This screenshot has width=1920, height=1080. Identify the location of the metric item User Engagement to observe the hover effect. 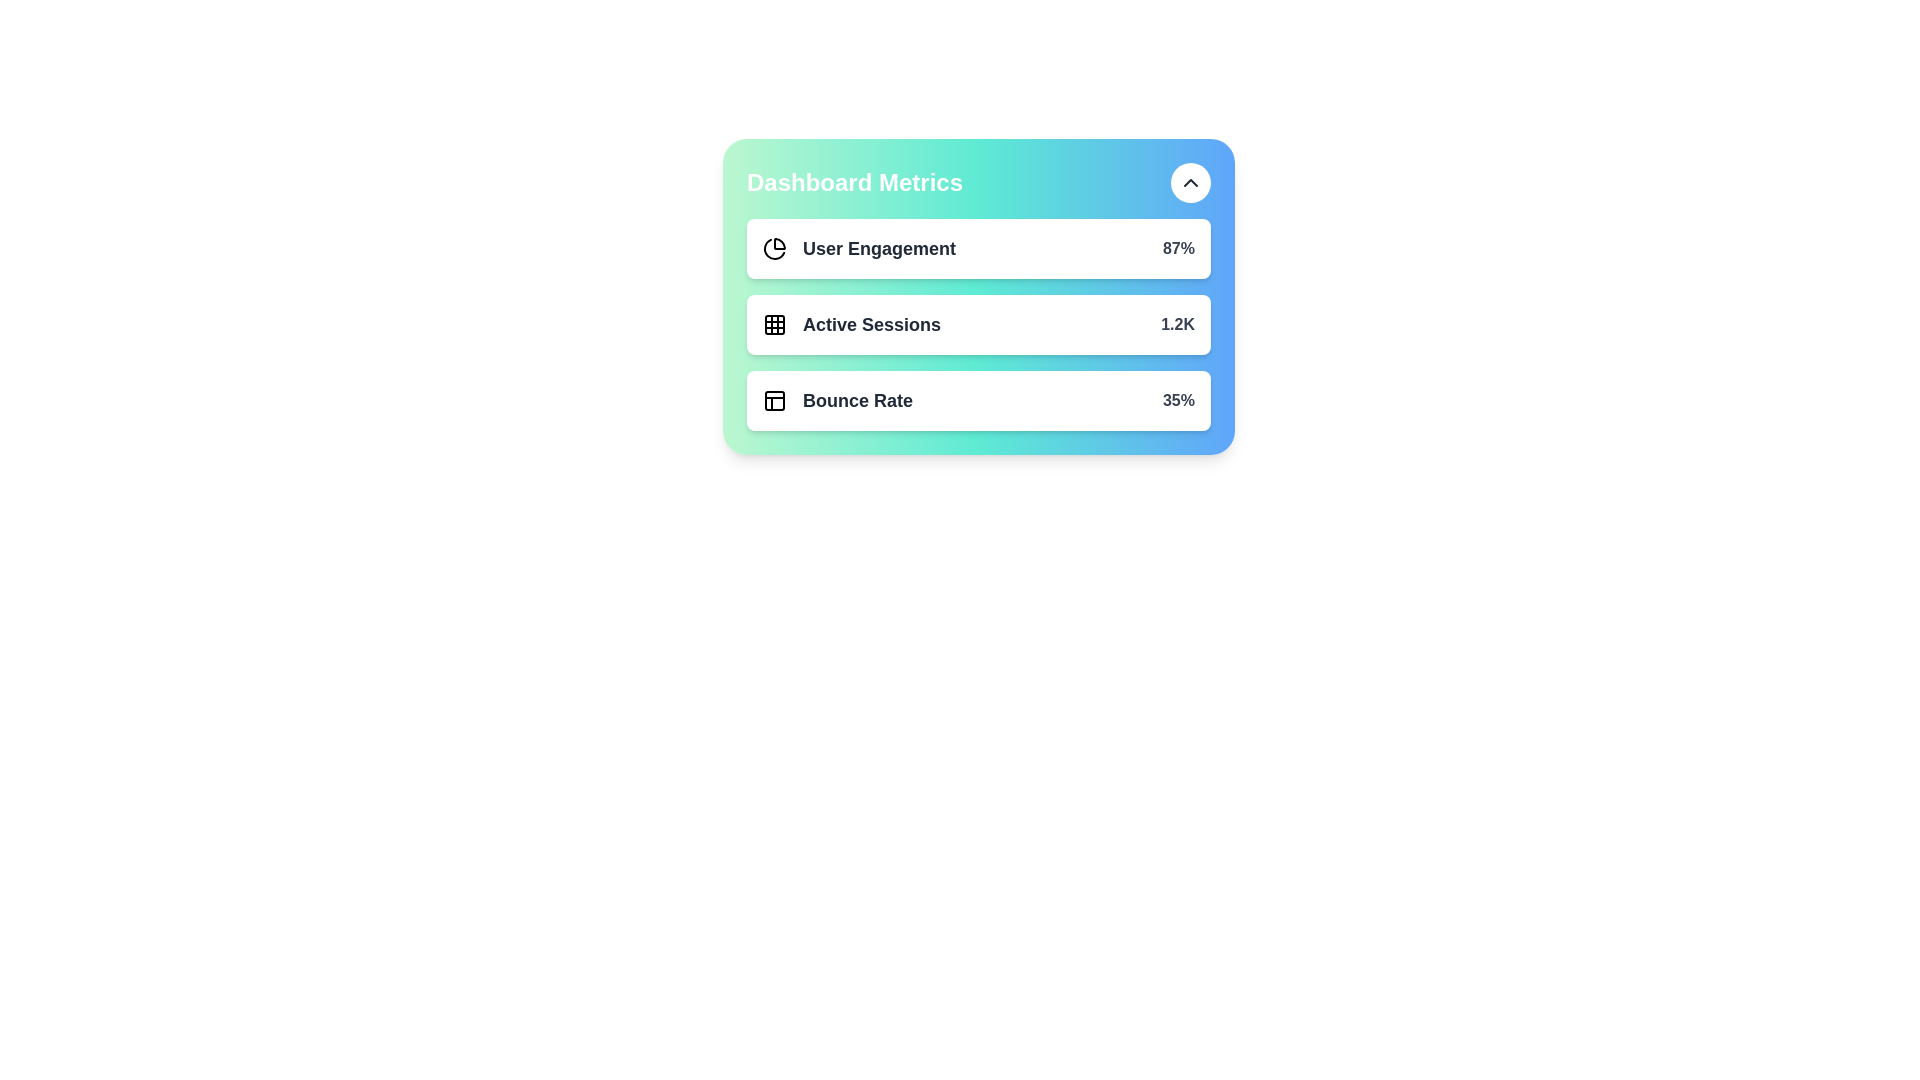
(979, 248).